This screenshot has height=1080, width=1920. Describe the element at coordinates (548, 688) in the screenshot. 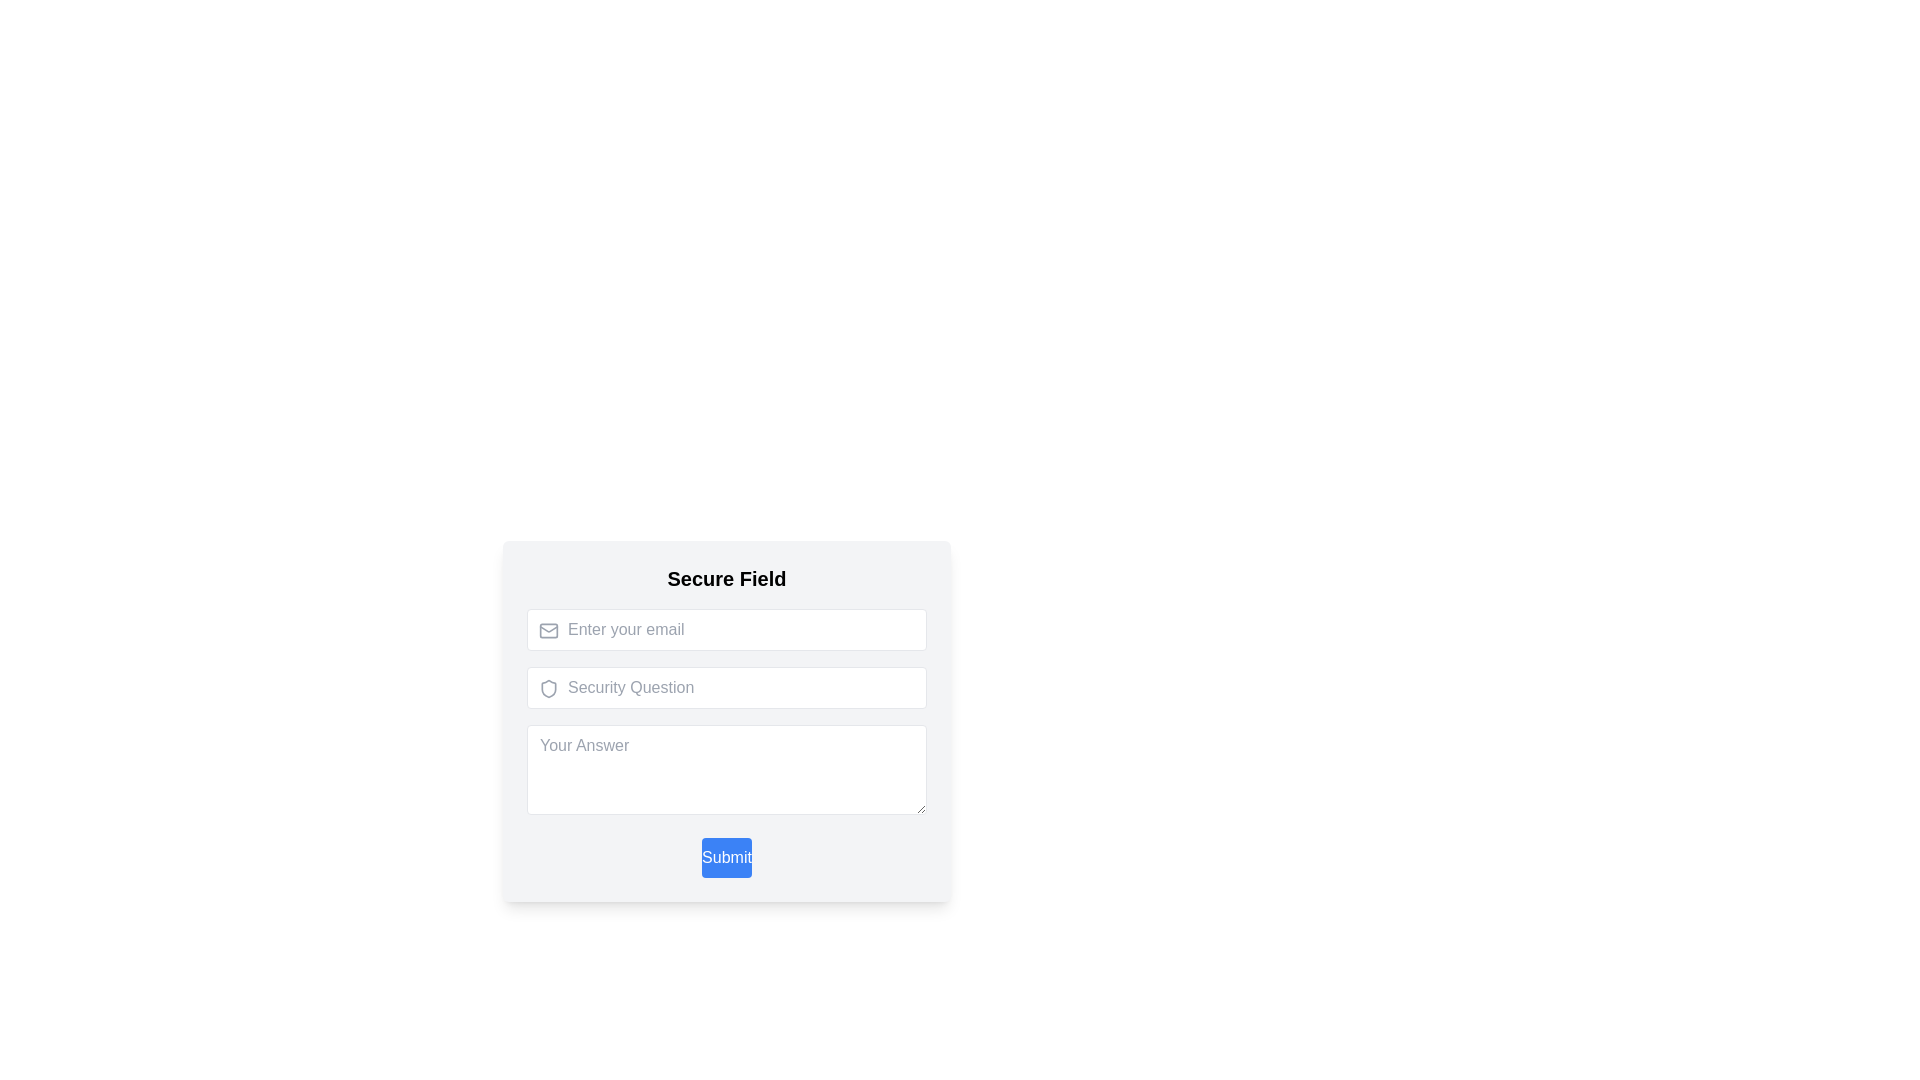

I see `security indicator icon located to the left of the Security Question input field` at that location.